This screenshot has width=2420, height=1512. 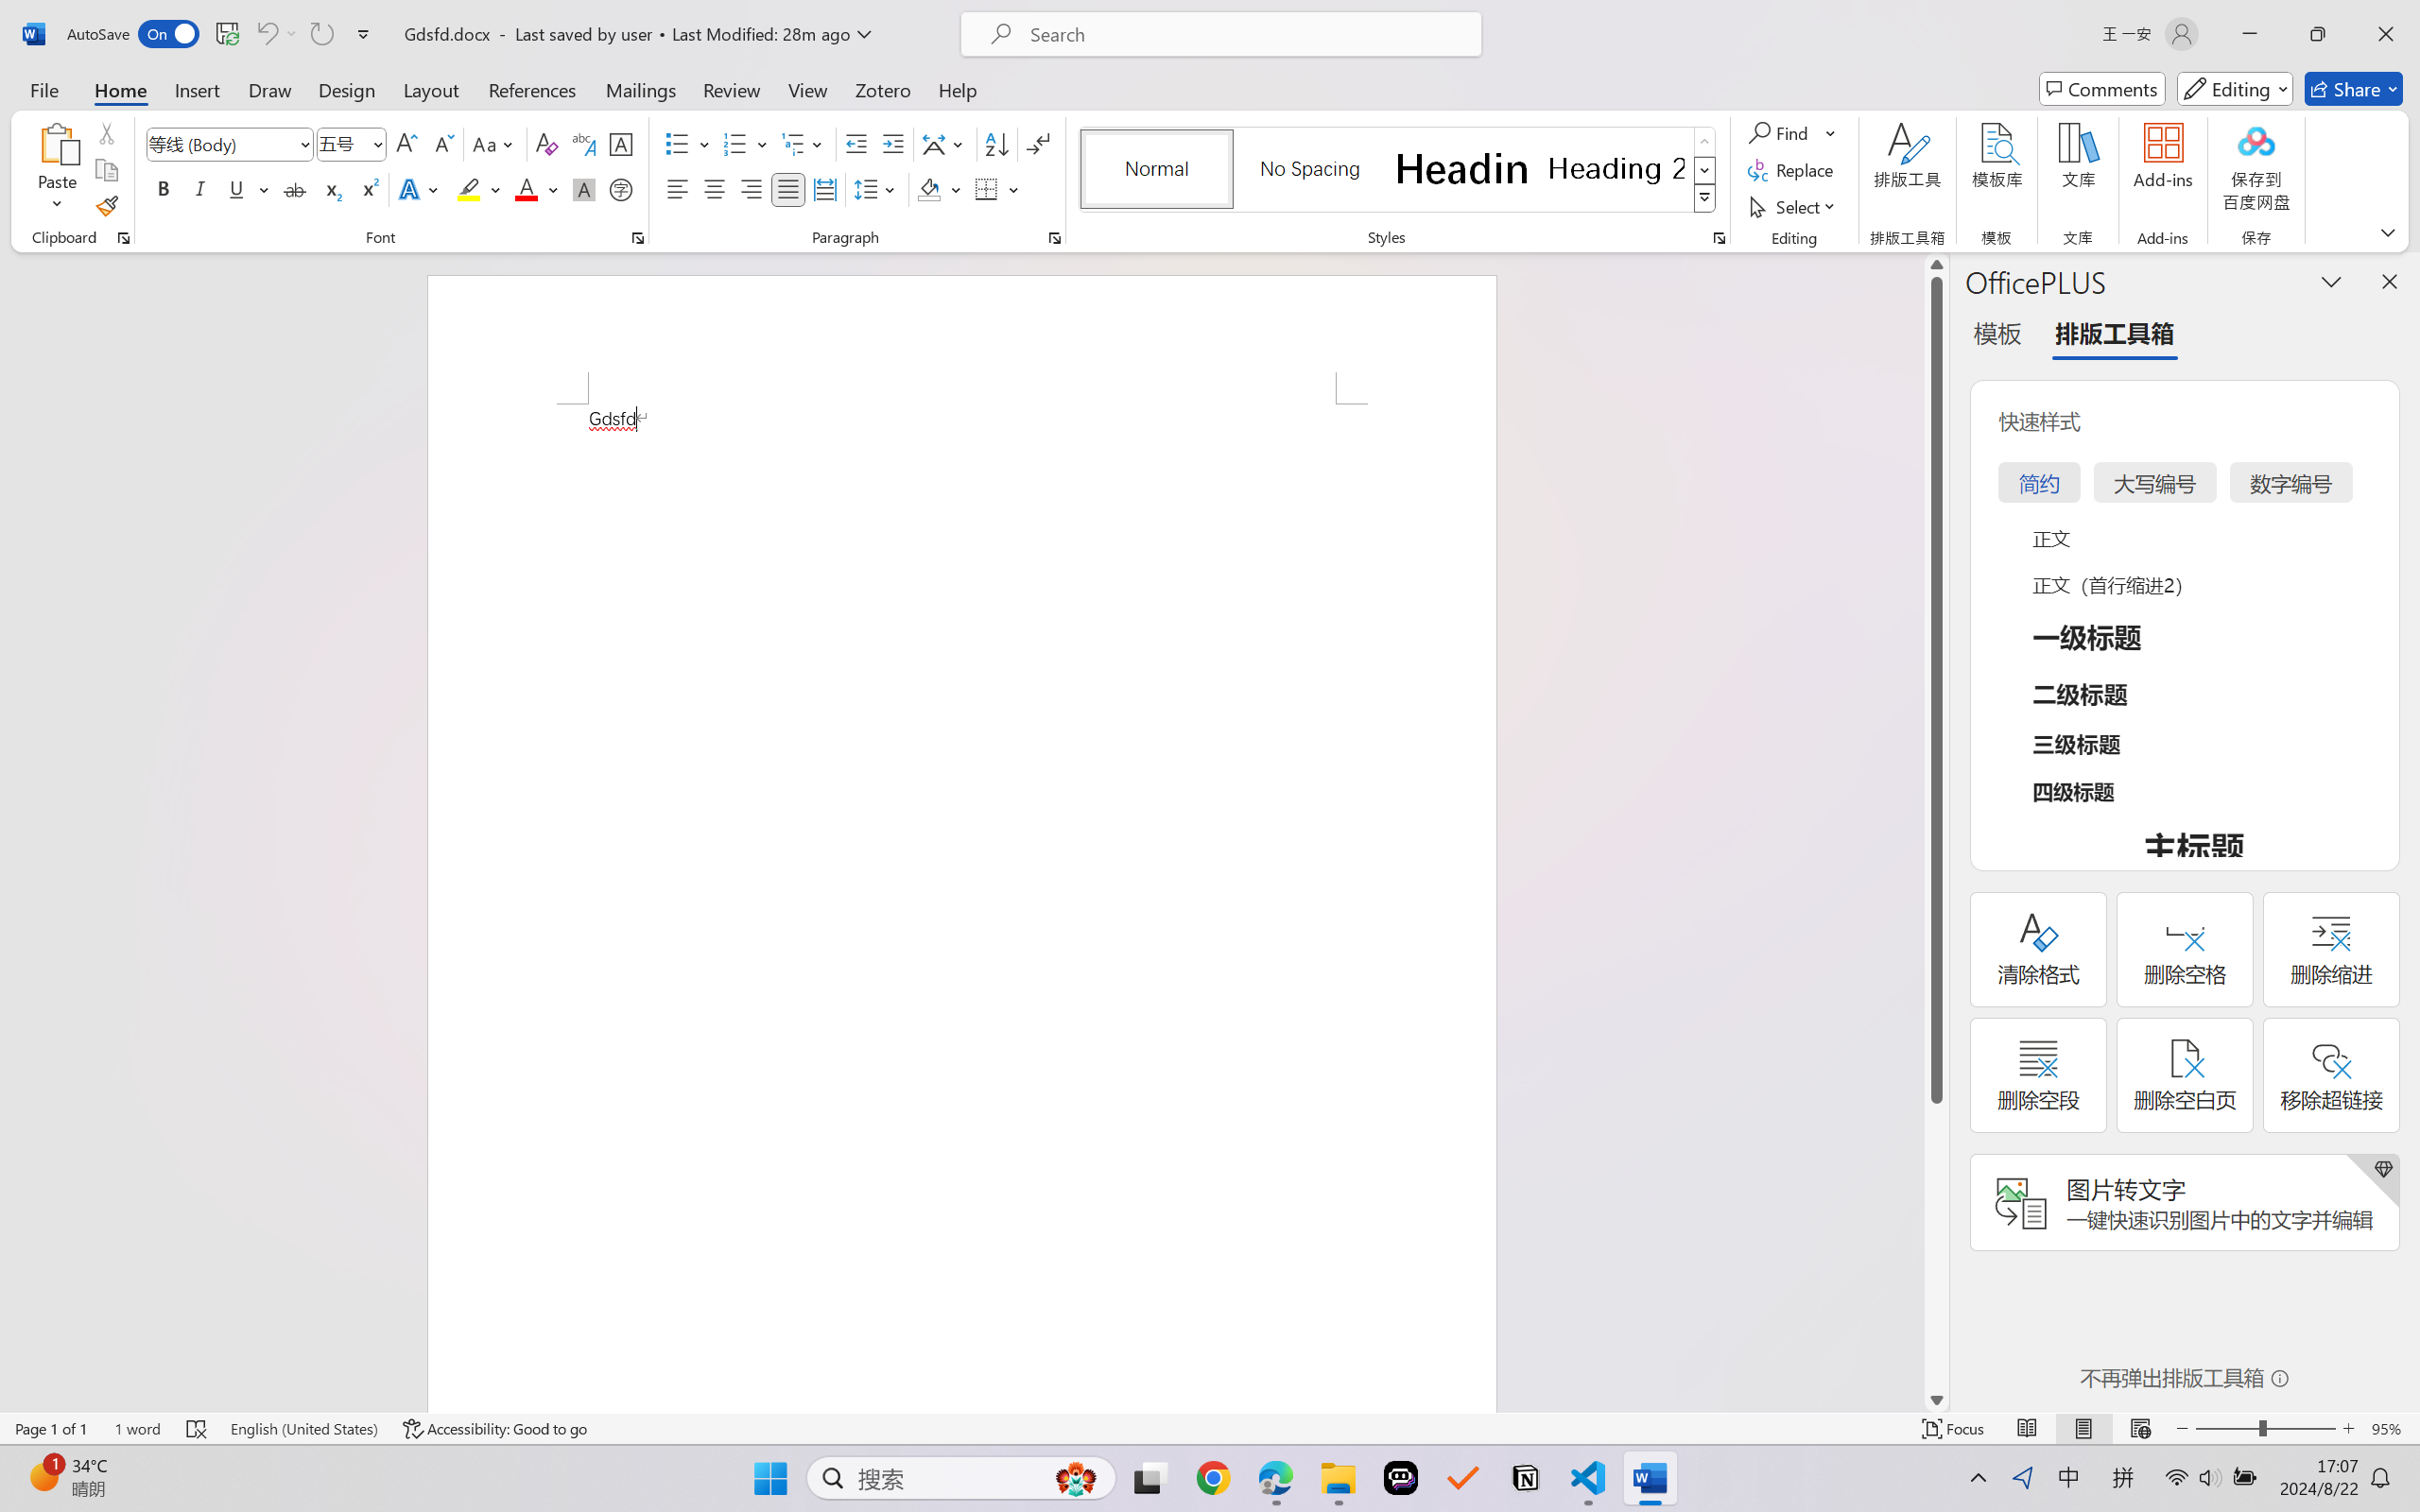 I want to click on 'Task Pane Options', so click(x=2331, y=281).